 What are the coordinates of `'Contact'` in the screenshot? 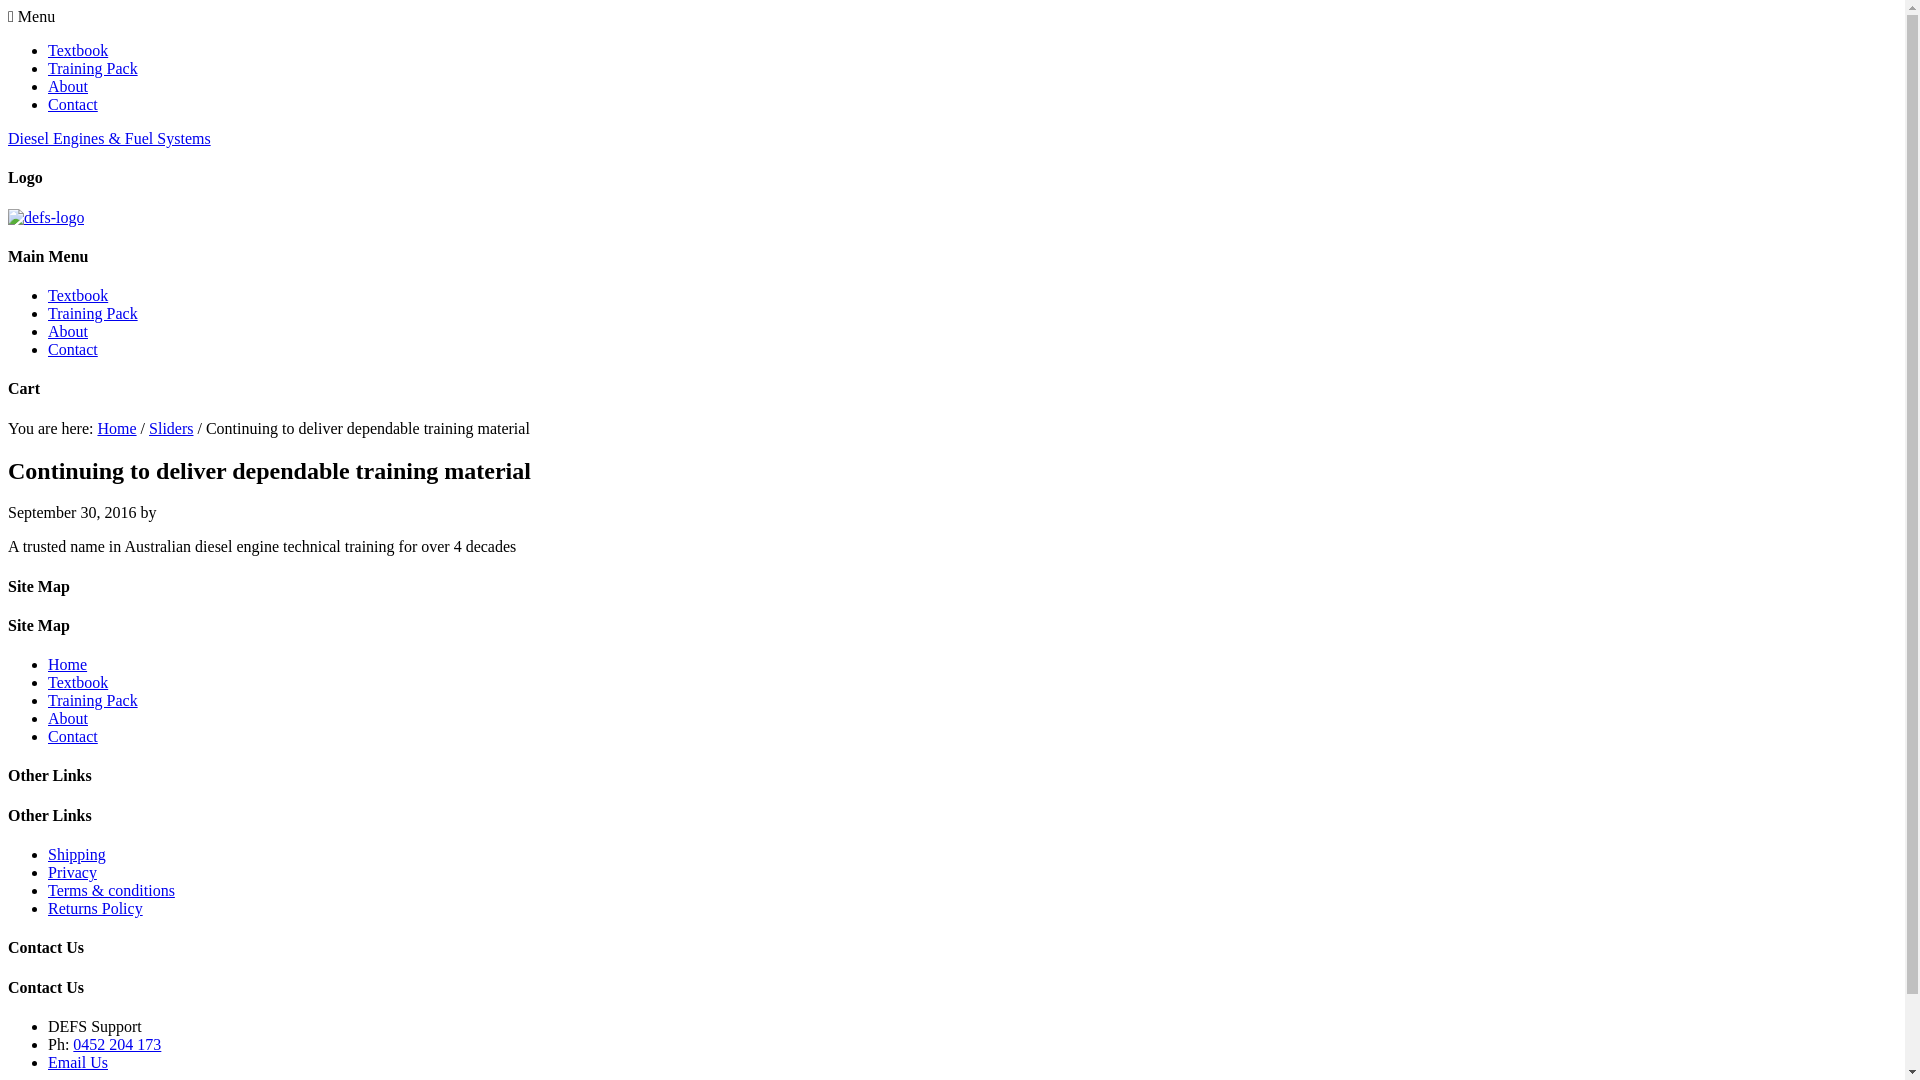 It's located at (72, 736).